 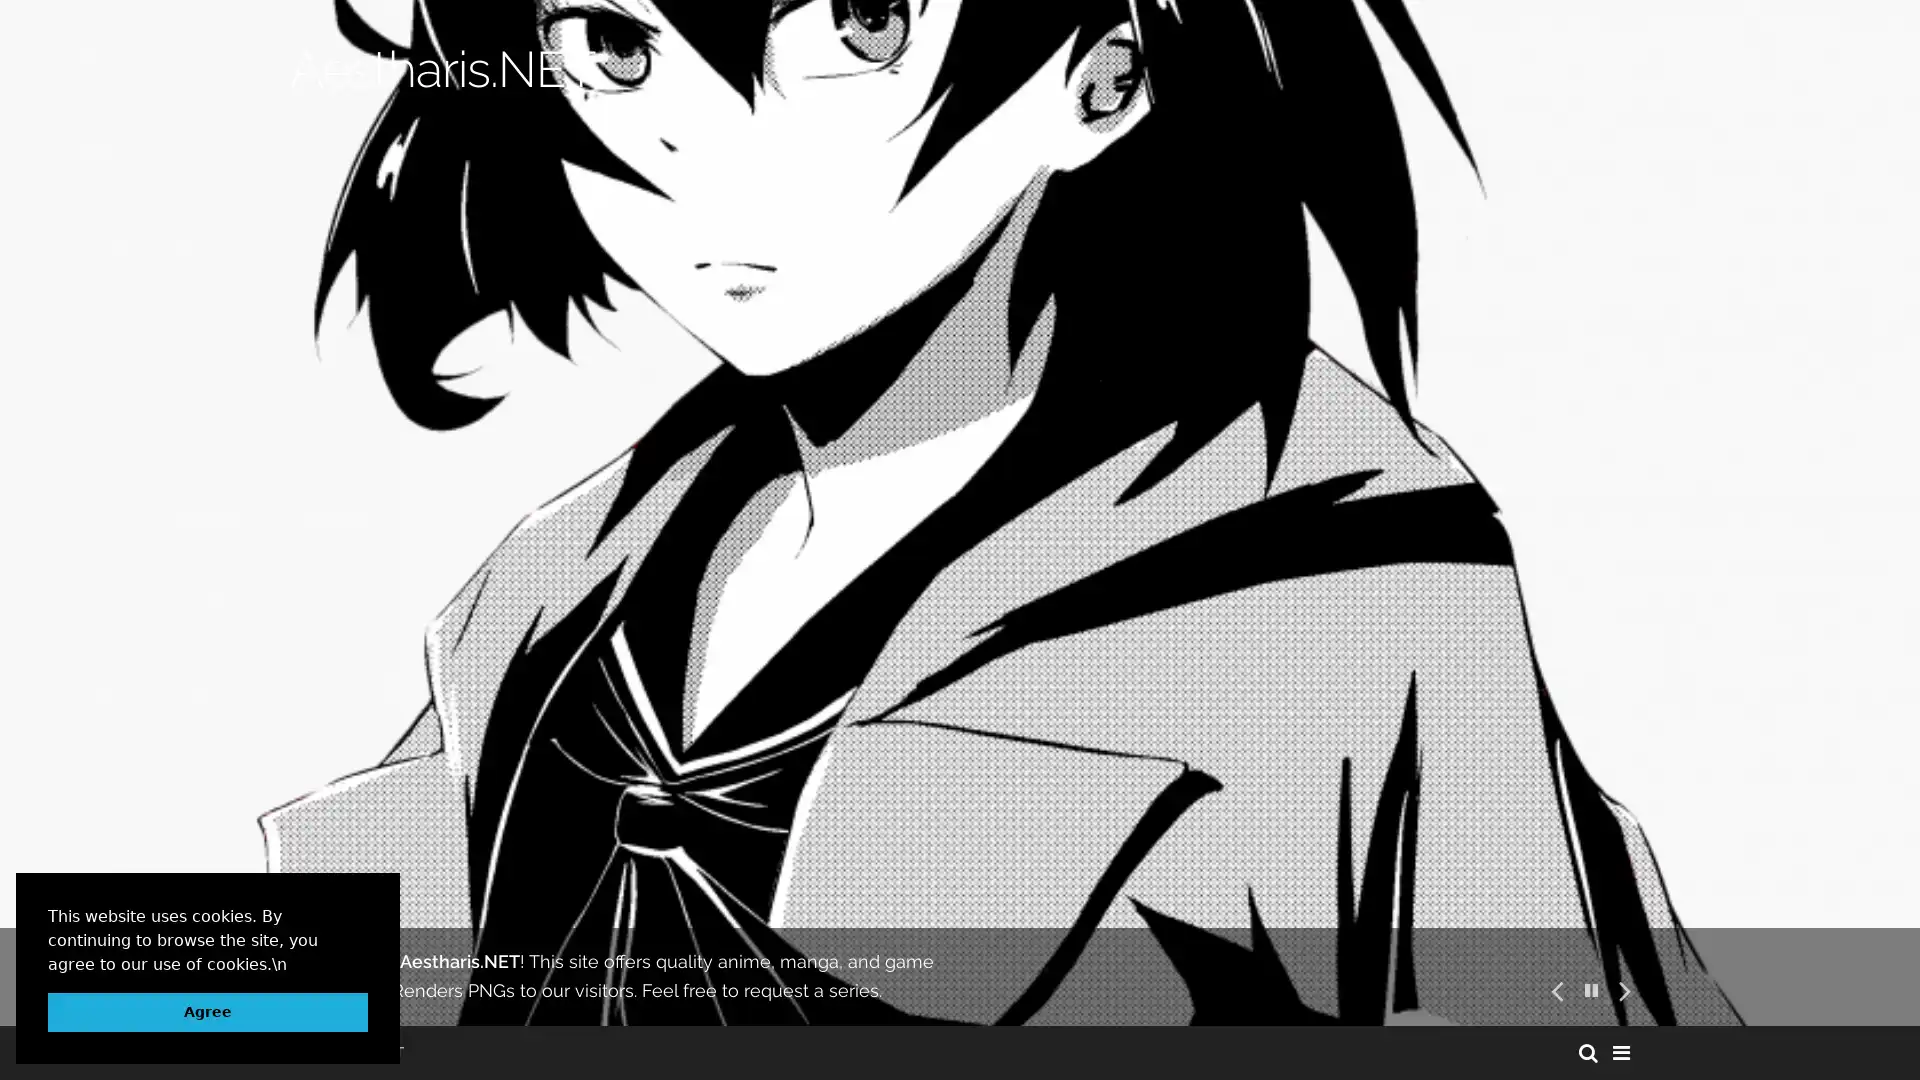 I want to click on dismiss cookie message, so click(x=207, y=1011).